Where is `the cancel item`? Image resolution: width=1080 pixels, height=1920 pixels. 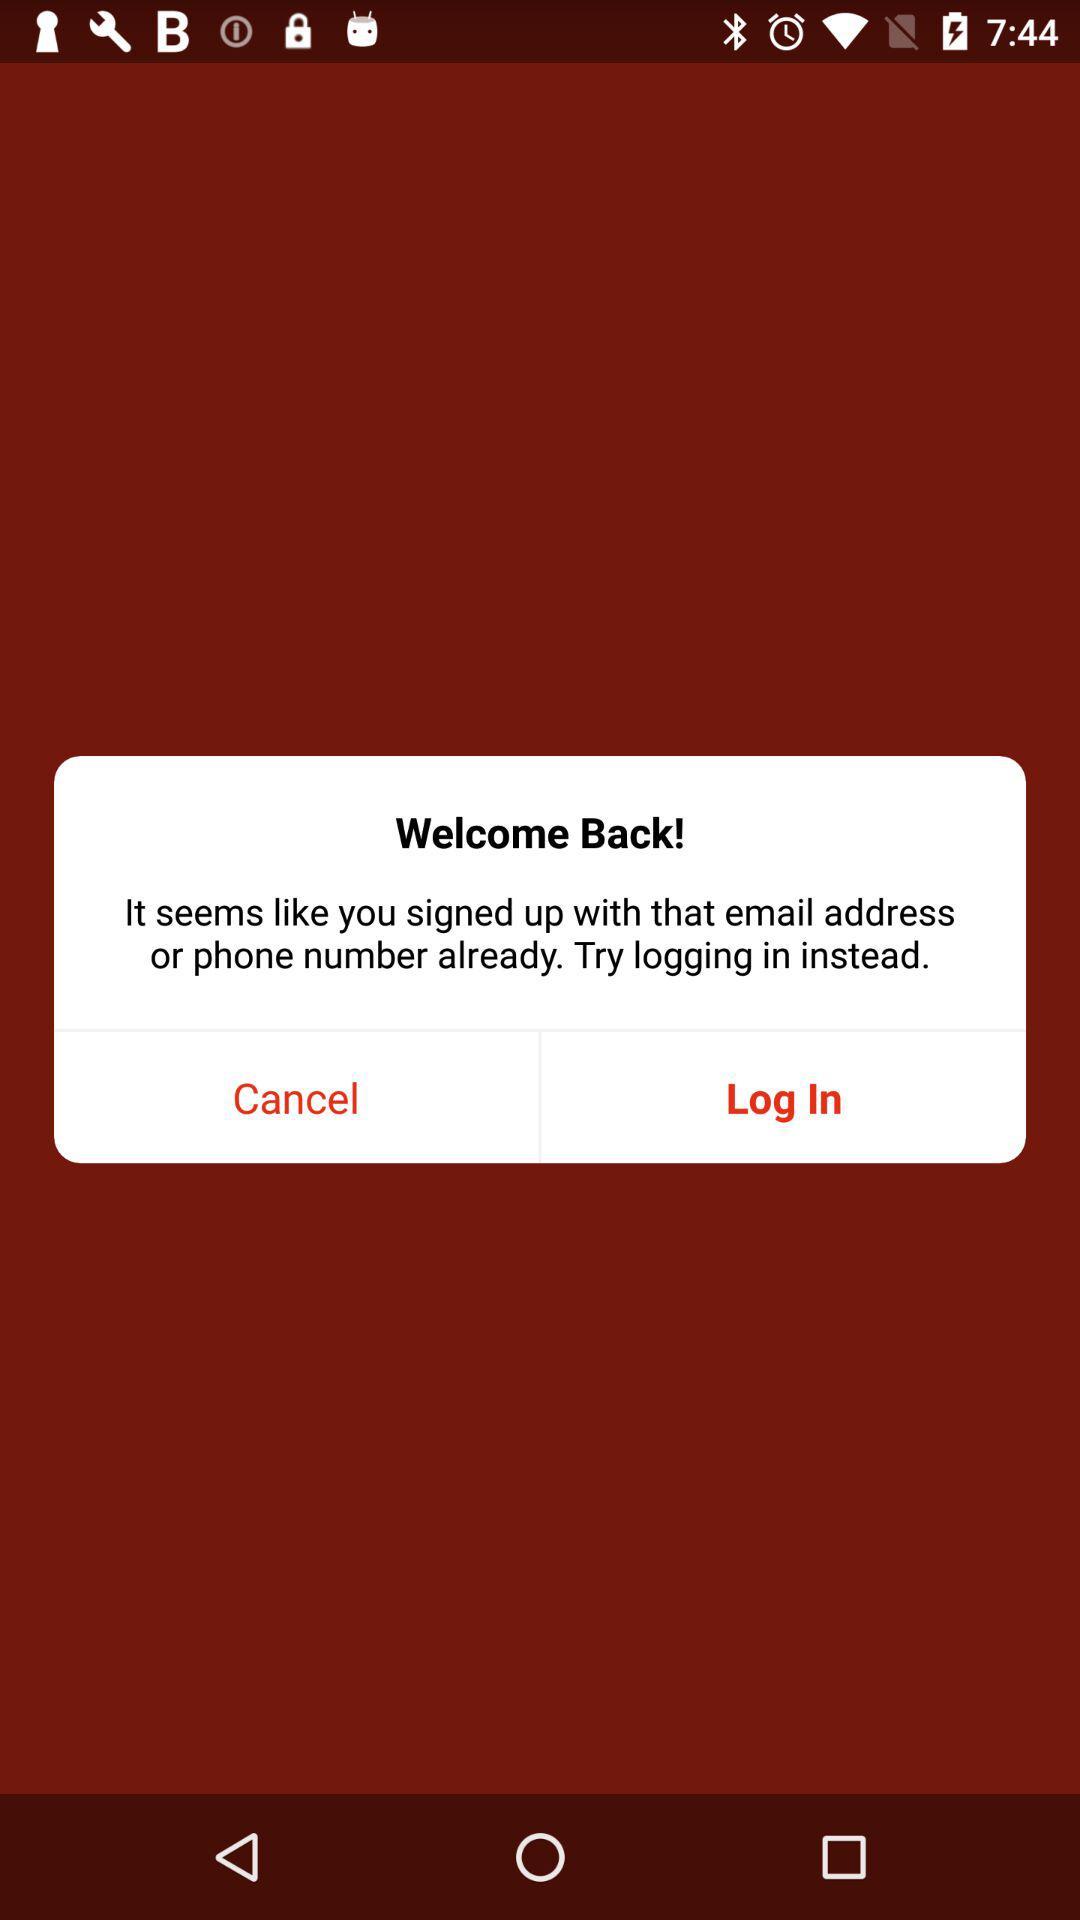 the cancel item is located at coordinates (296, 1096).